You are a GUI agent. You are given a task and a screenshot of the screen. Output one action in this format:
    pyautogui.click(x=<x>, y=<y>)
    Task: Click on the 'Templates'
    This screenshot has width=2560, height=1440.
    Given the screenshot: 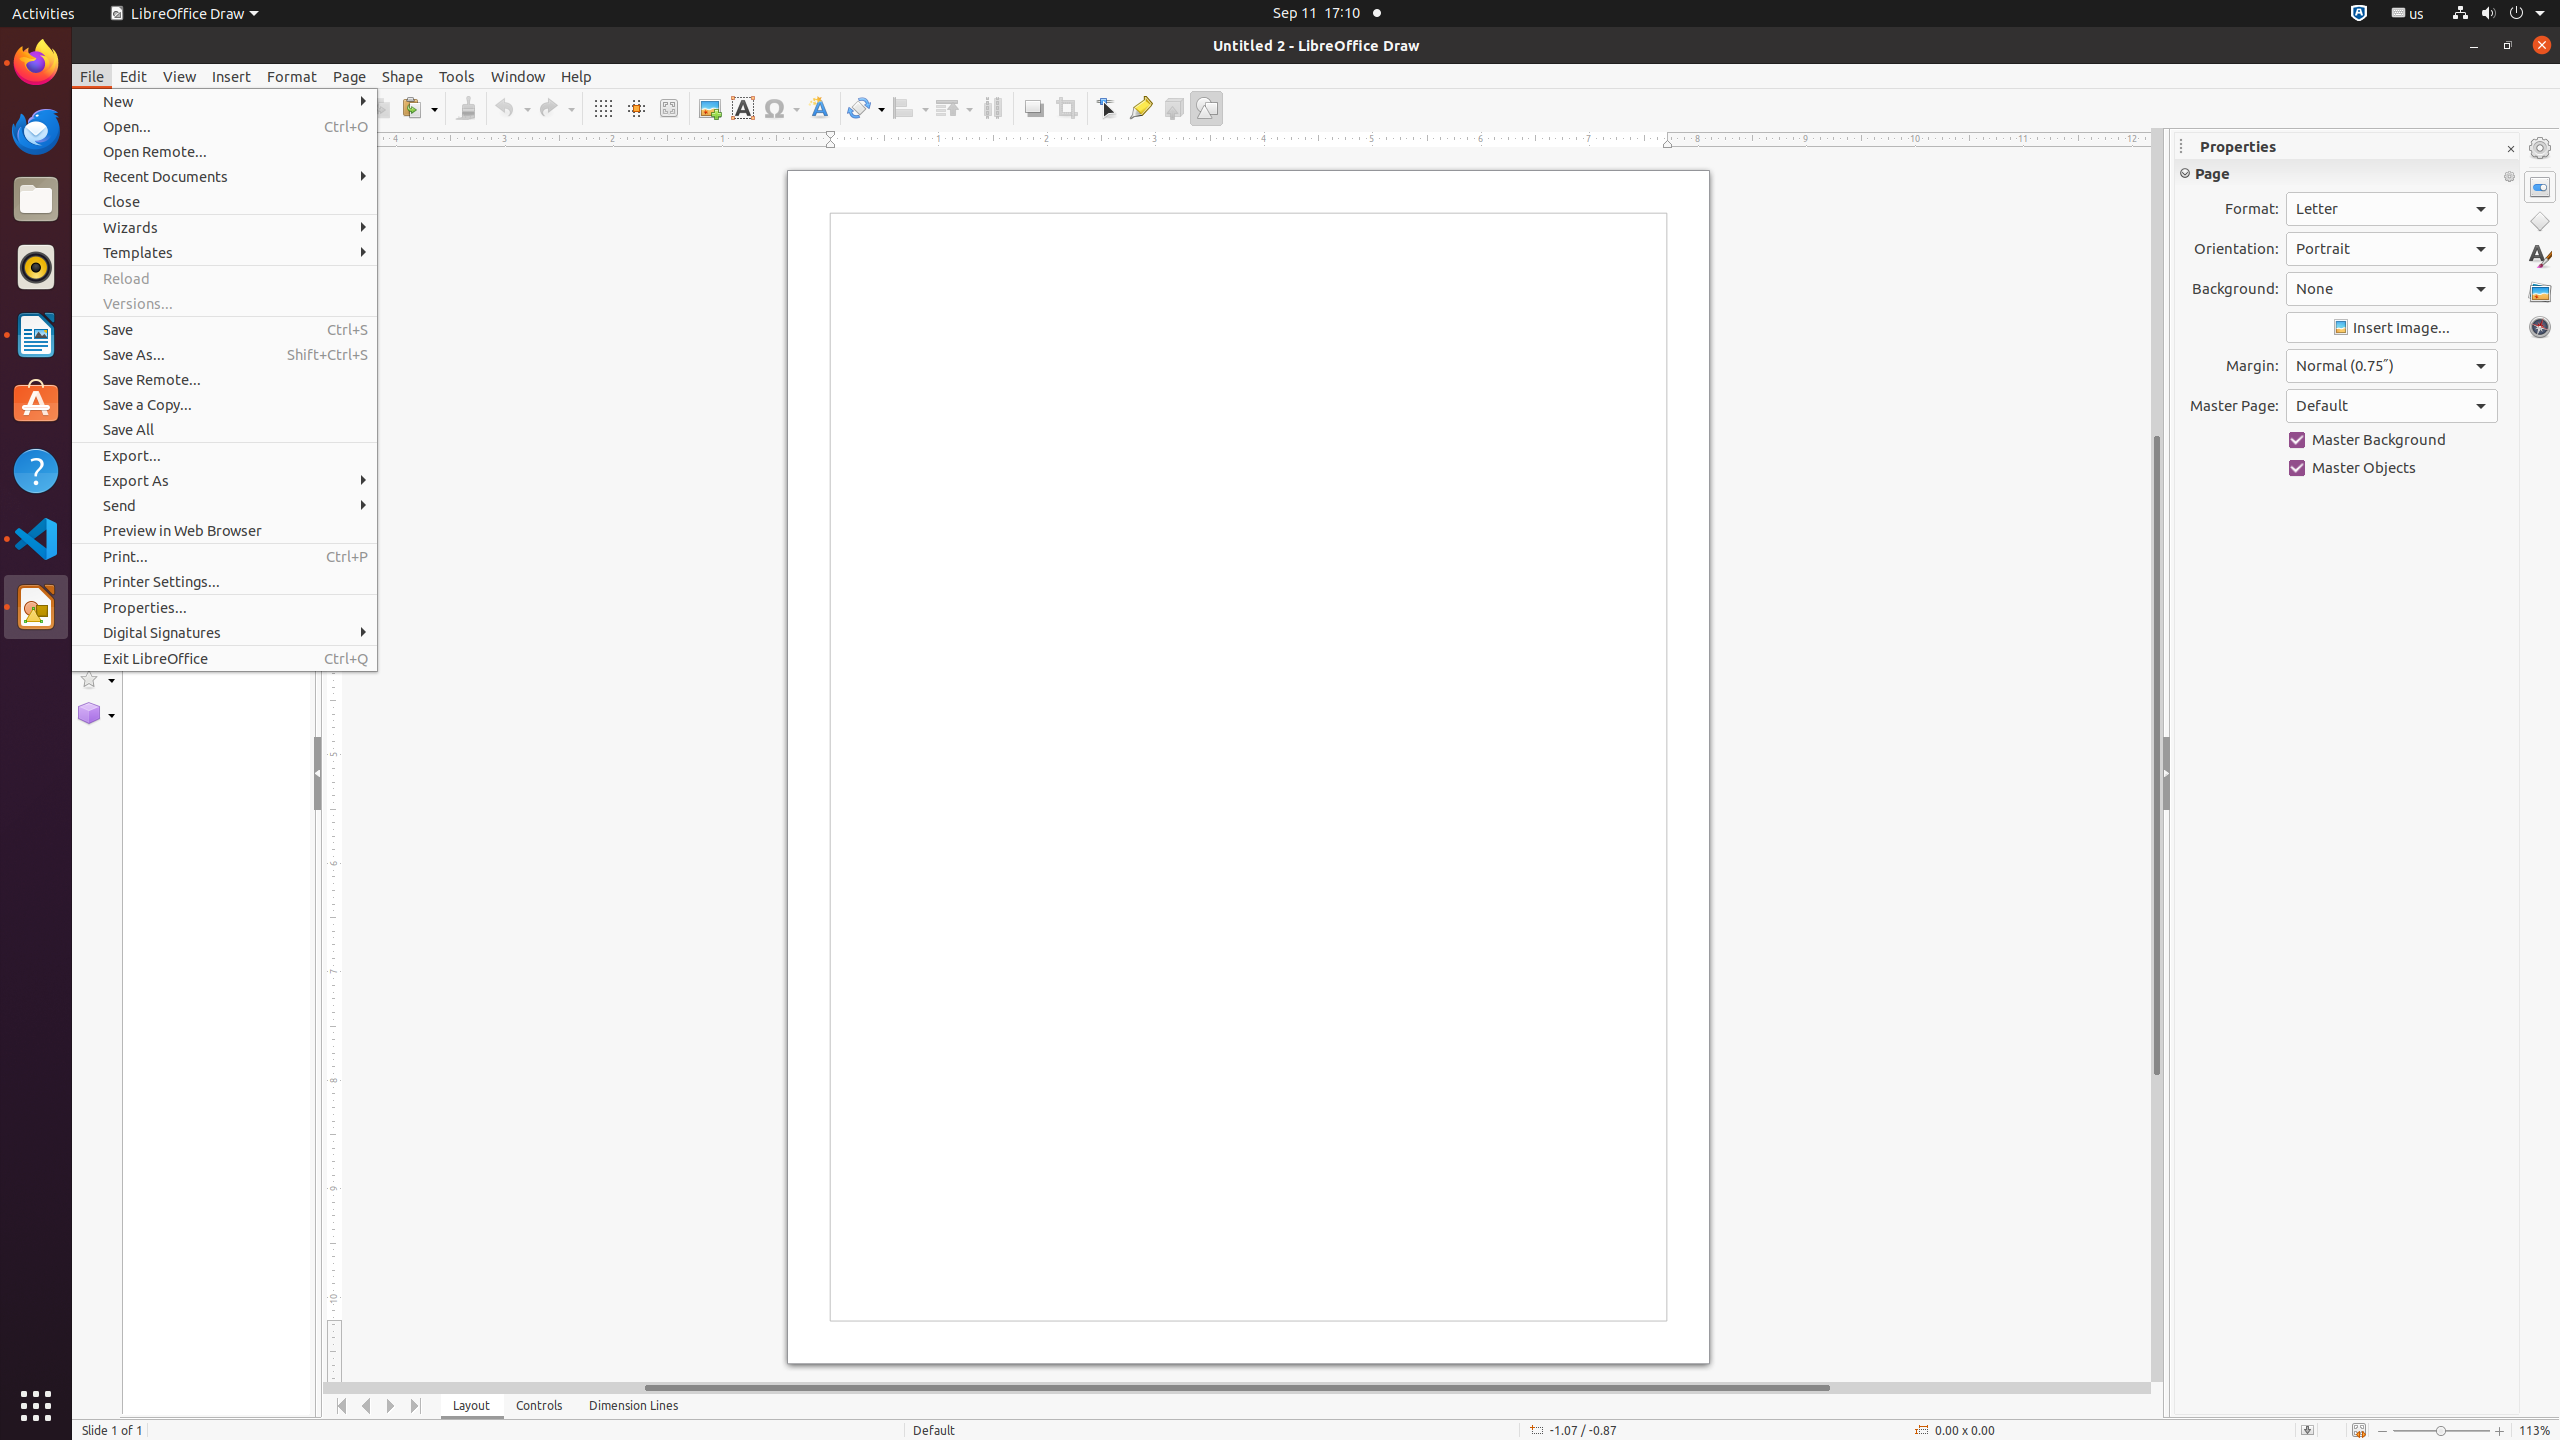 What is the action you would take?
    pyautogui.click(x=224, y=252)
    